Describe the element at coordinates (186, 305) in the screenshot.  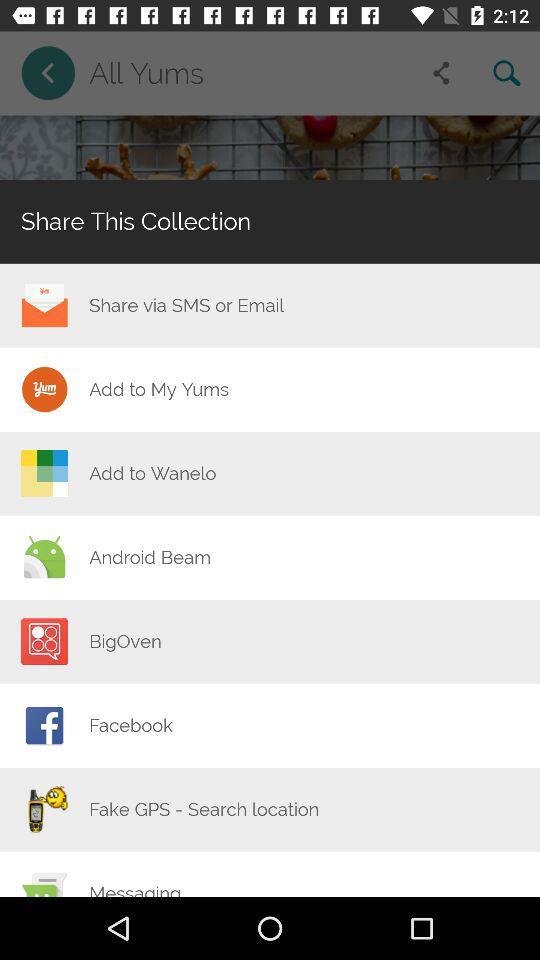
I see `the icon above the add to my` at that location.